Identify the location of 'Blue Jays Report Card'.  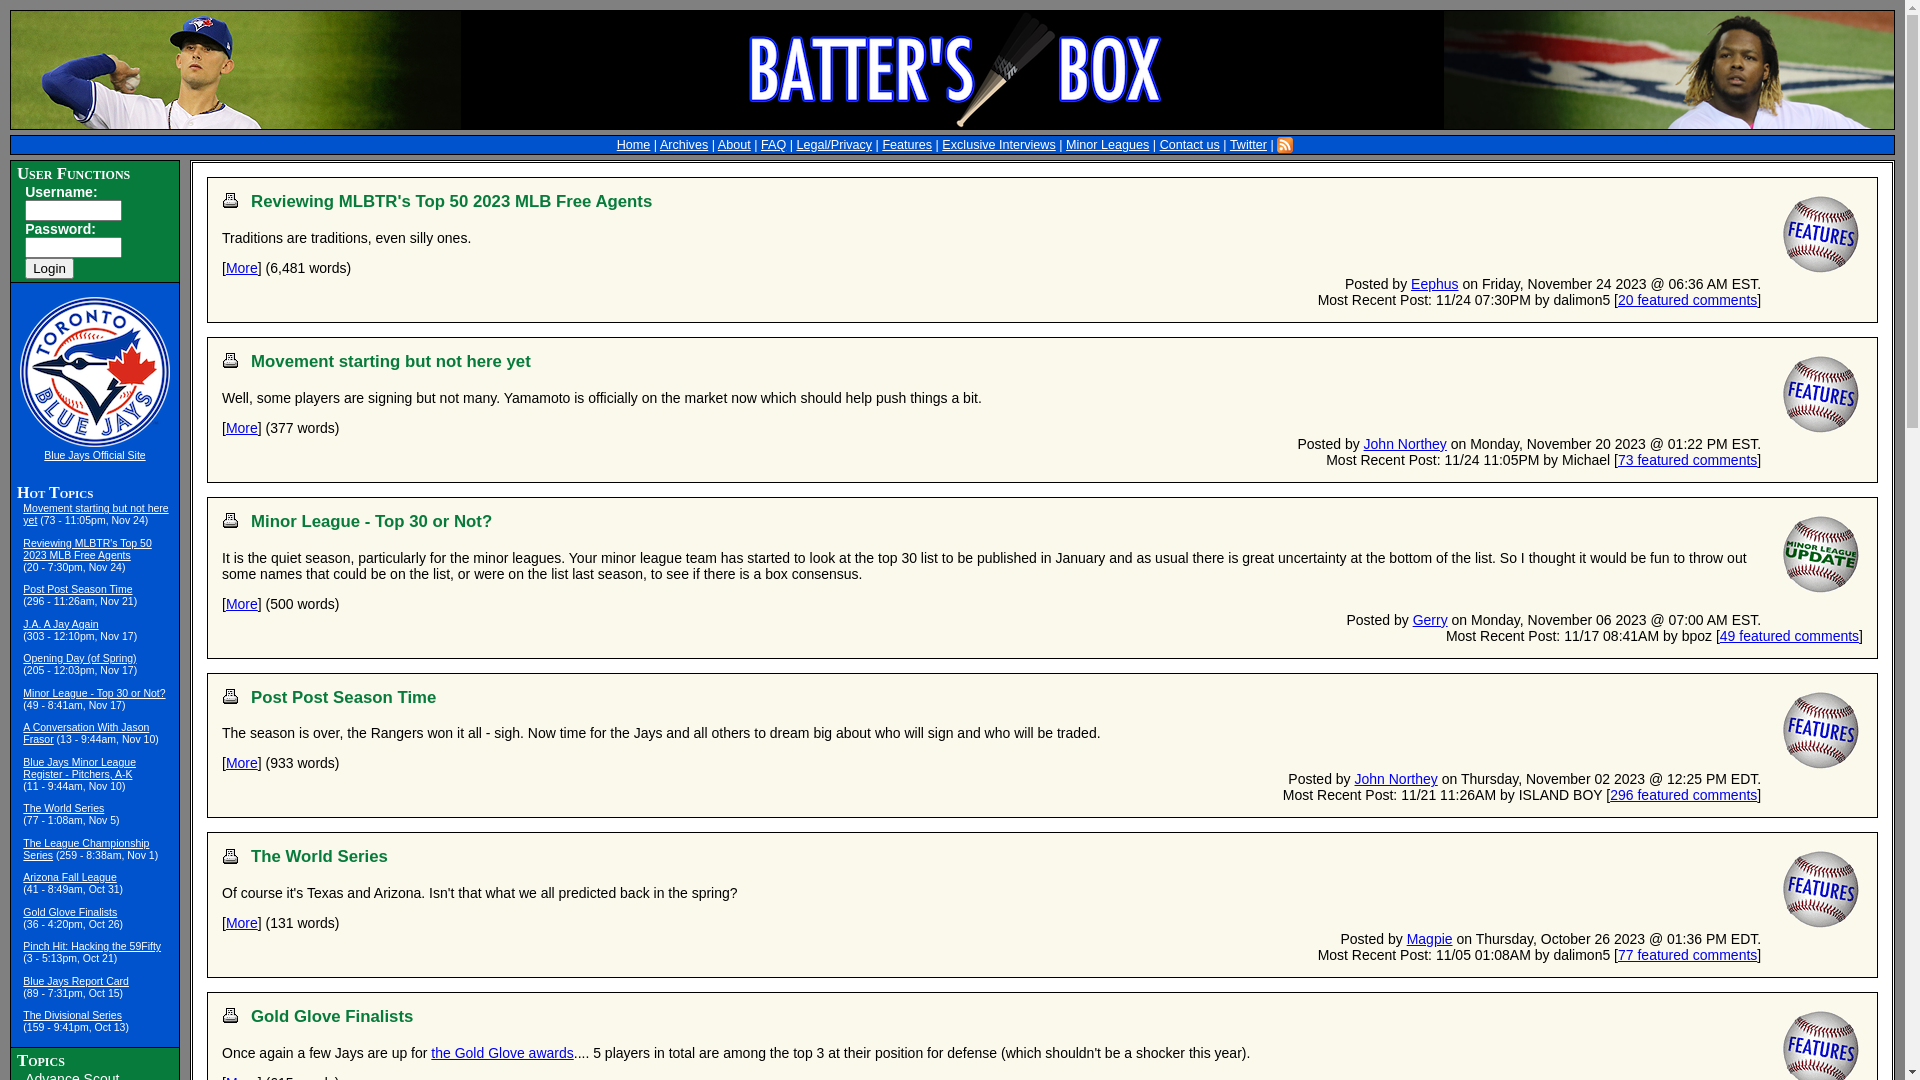
(76, 979).